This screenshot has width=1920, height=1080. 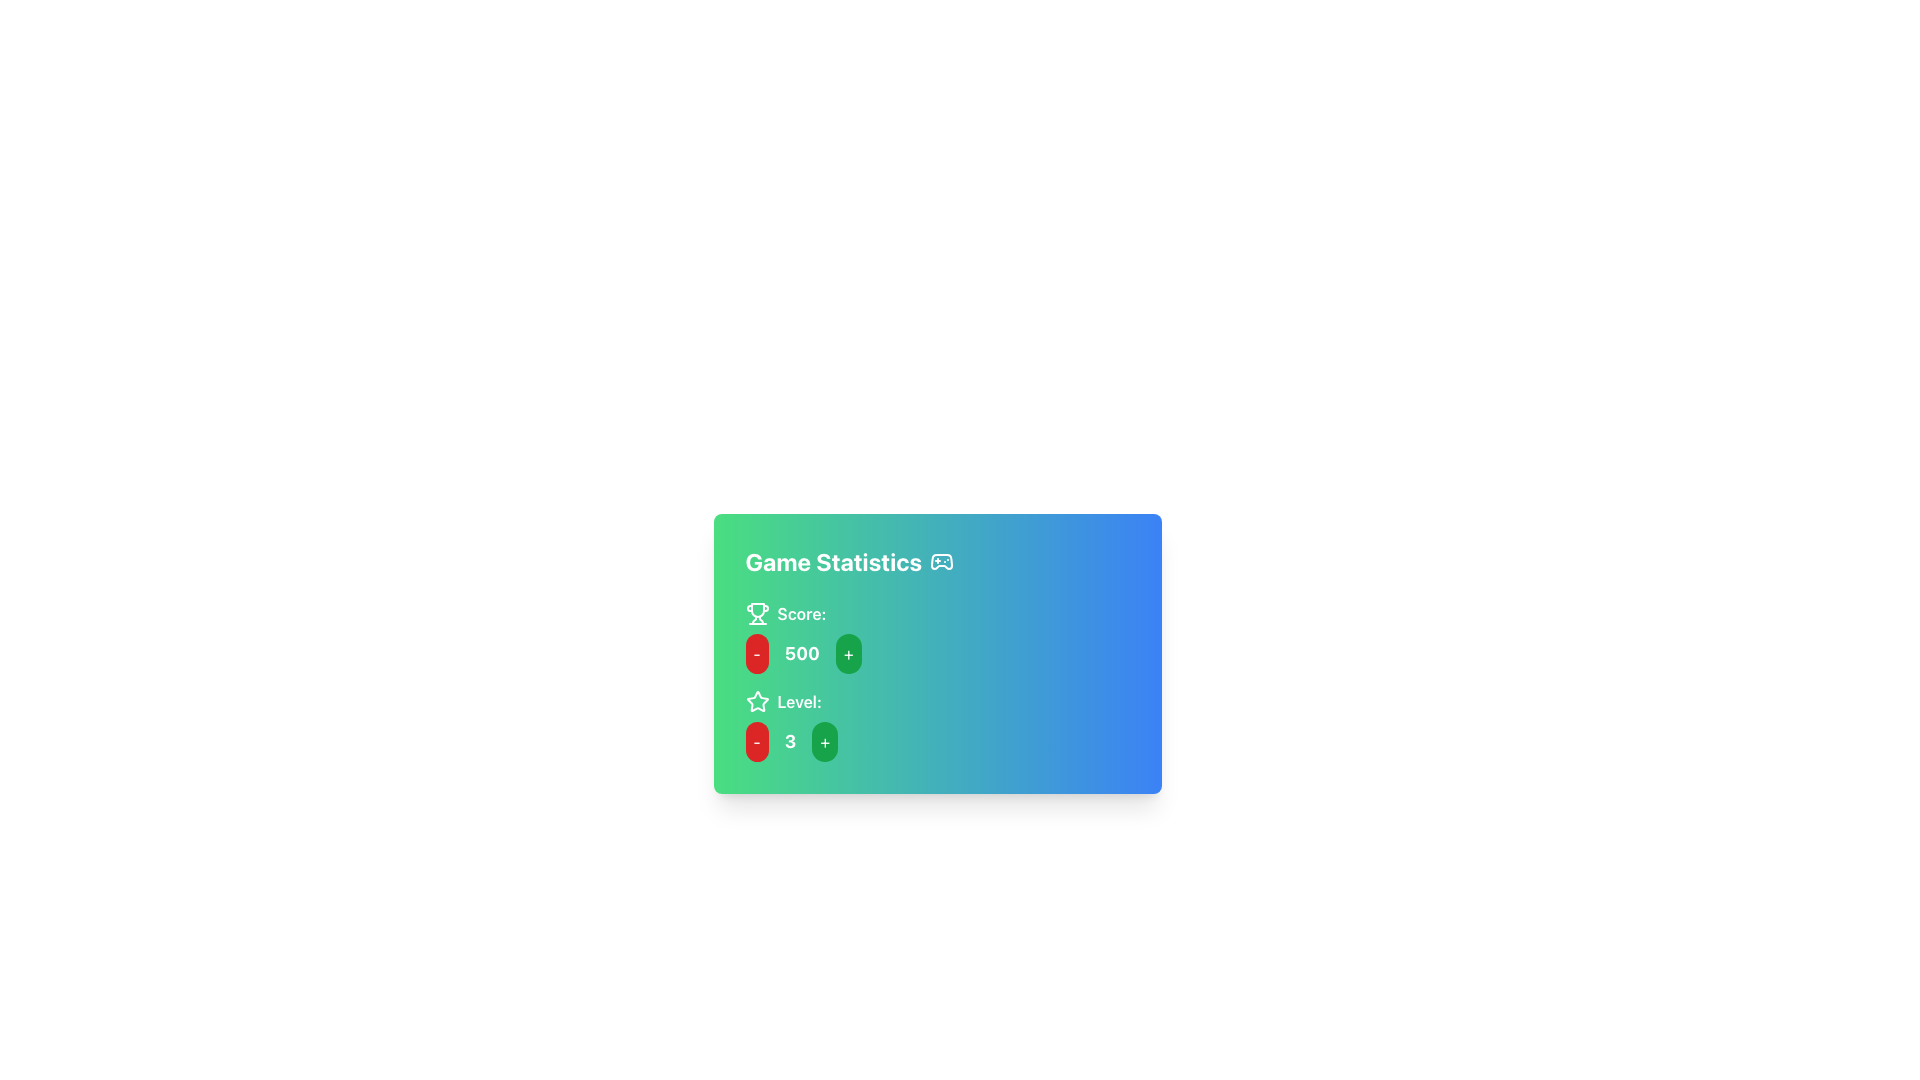 I want to click on the '+' button within the 'Game Statistics' card to increase the level value, so click(x=936, y=741).